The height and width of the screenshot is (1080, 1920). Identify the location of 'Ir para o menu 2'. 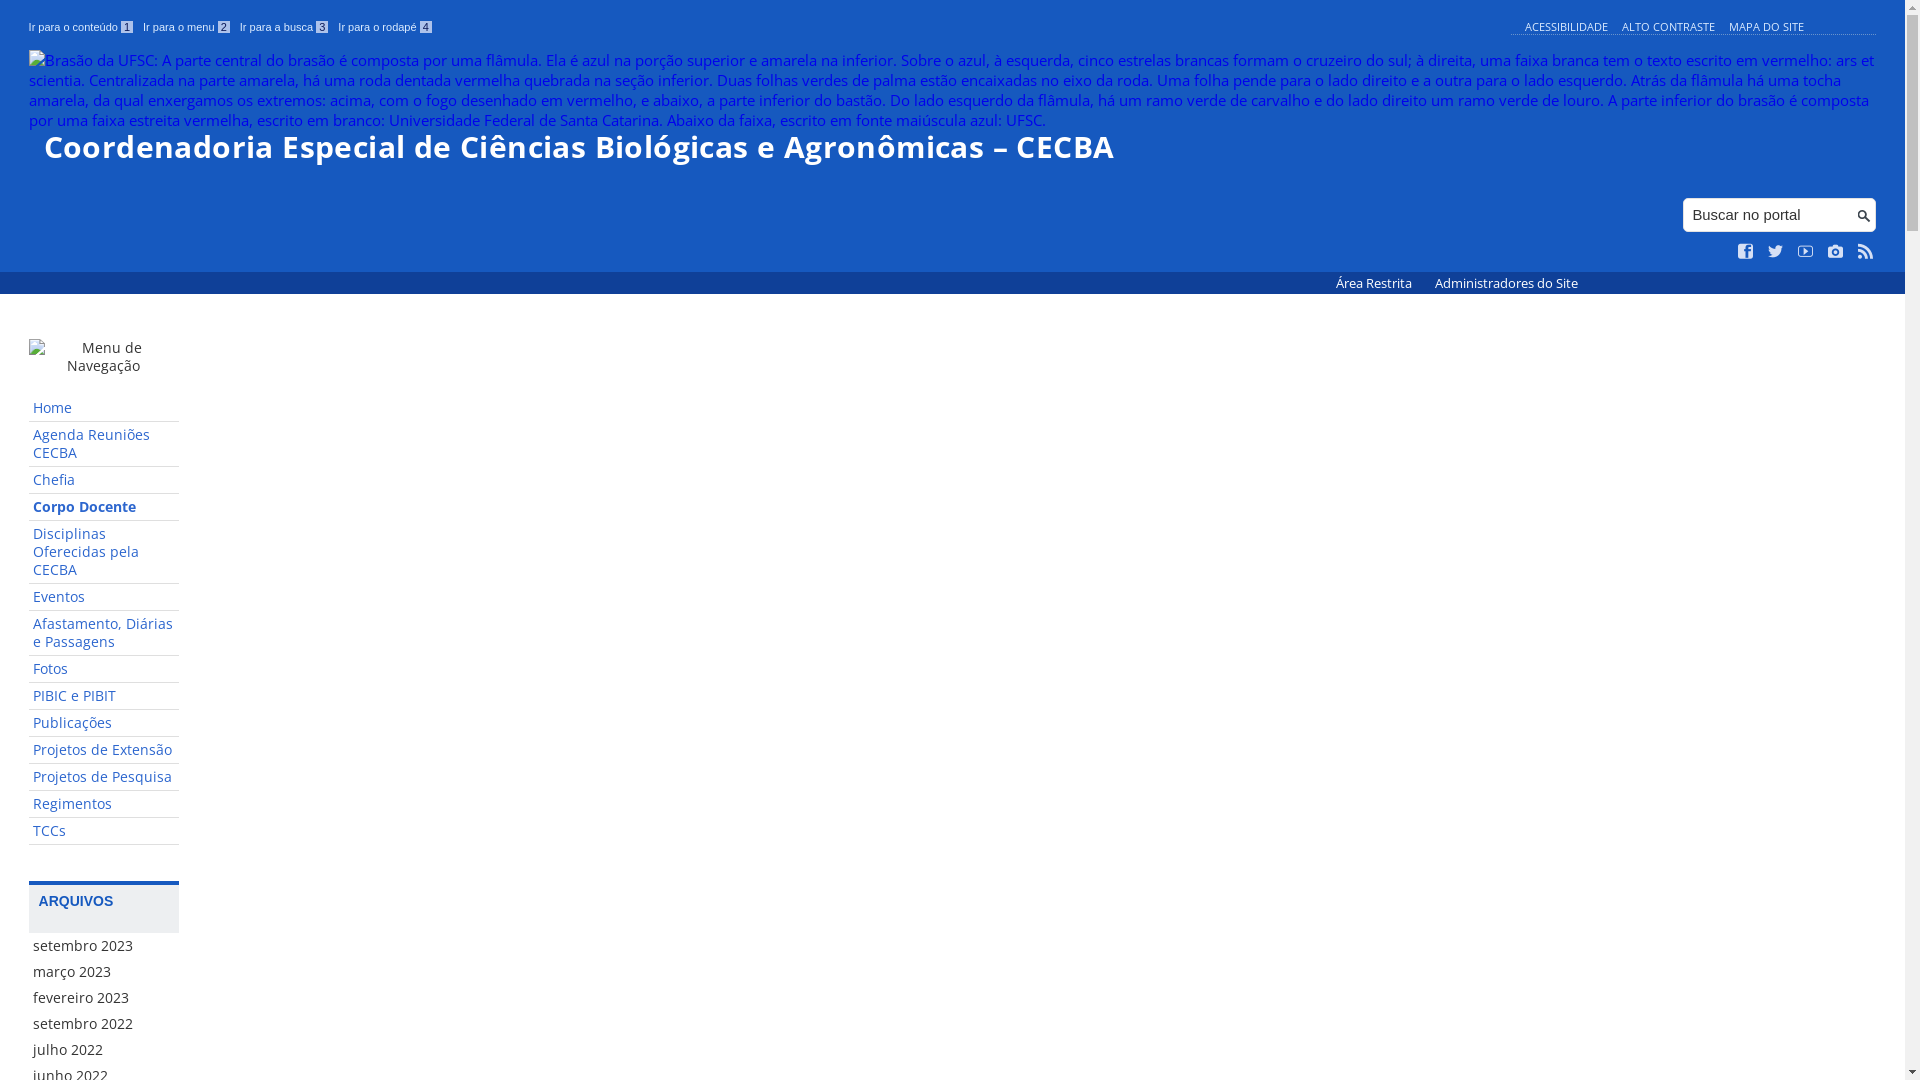
(186, 27).